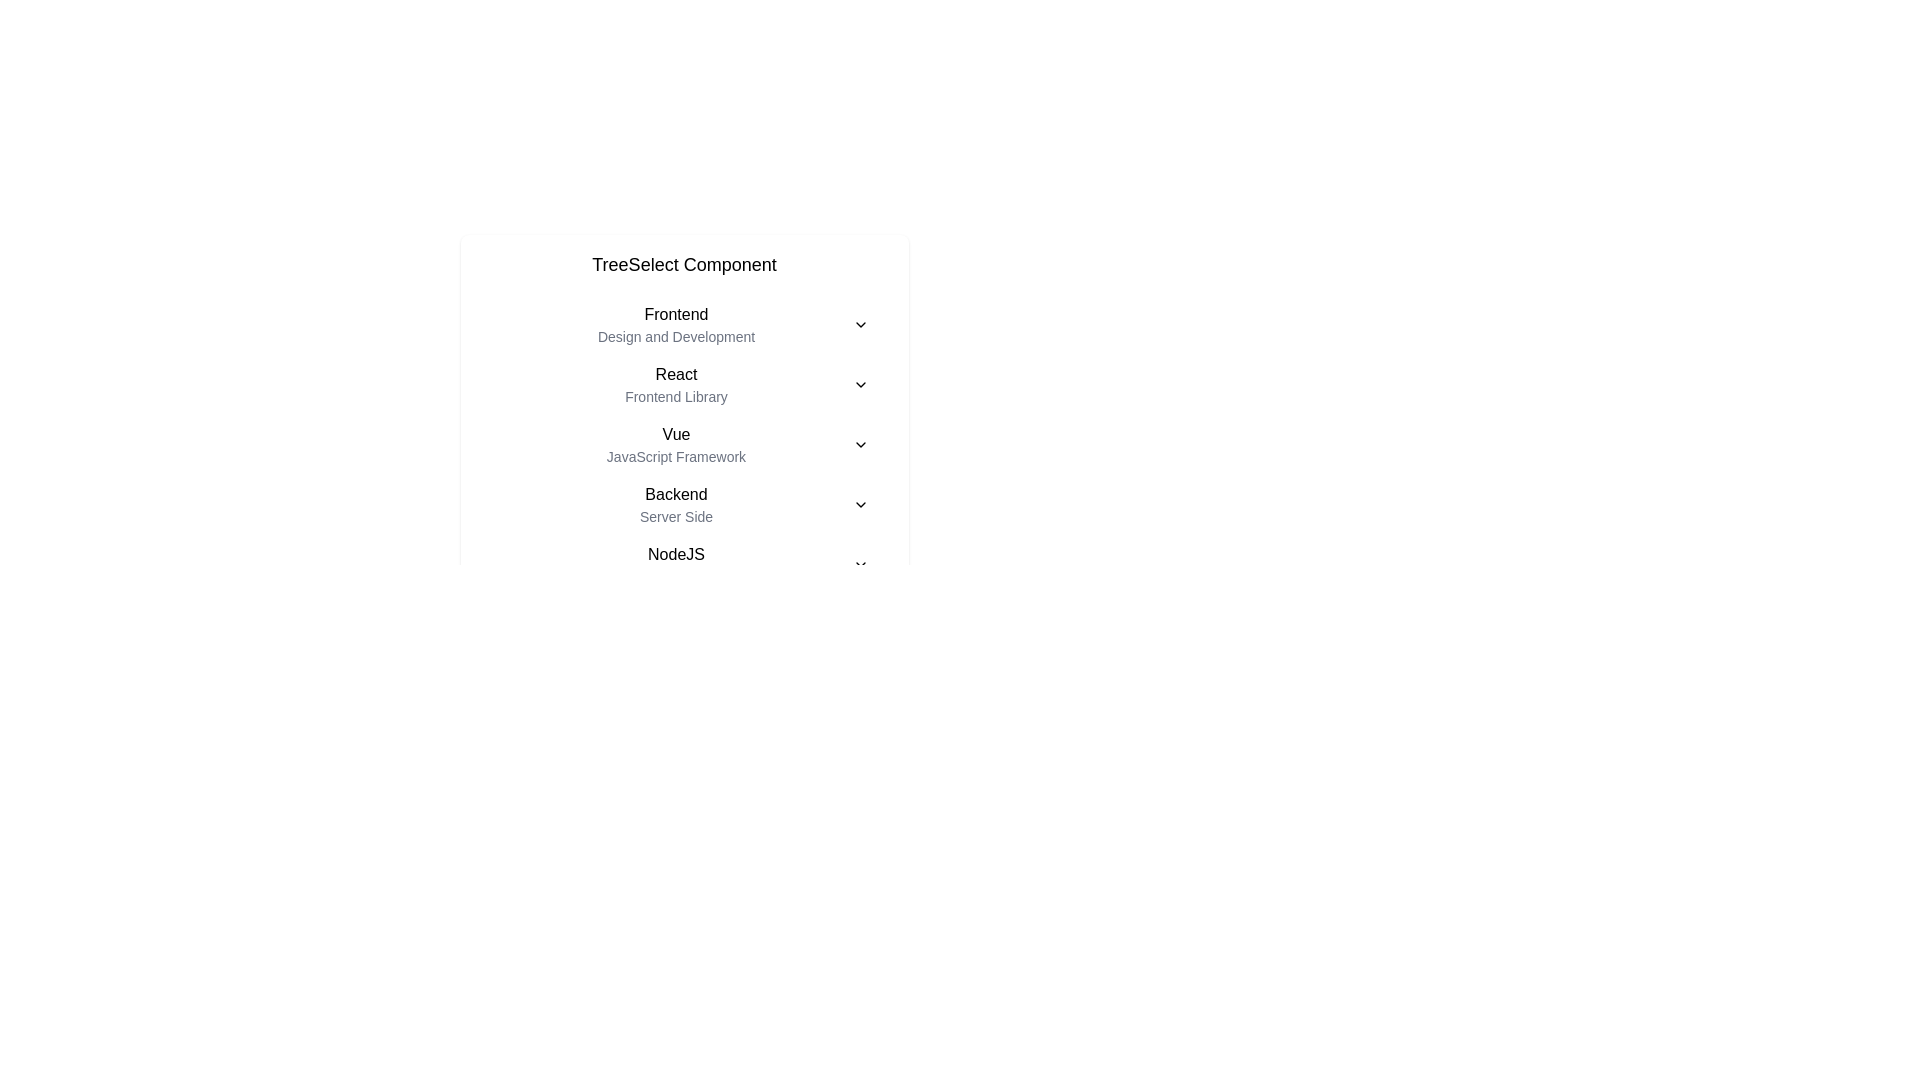 This screenshot has height=1080, width=1920. What do you see at coordinates (676, 504) in the screenshot?
I see `the text block representing a selectable item in the tree structure for Backend development` at bounding box center [676, 504].